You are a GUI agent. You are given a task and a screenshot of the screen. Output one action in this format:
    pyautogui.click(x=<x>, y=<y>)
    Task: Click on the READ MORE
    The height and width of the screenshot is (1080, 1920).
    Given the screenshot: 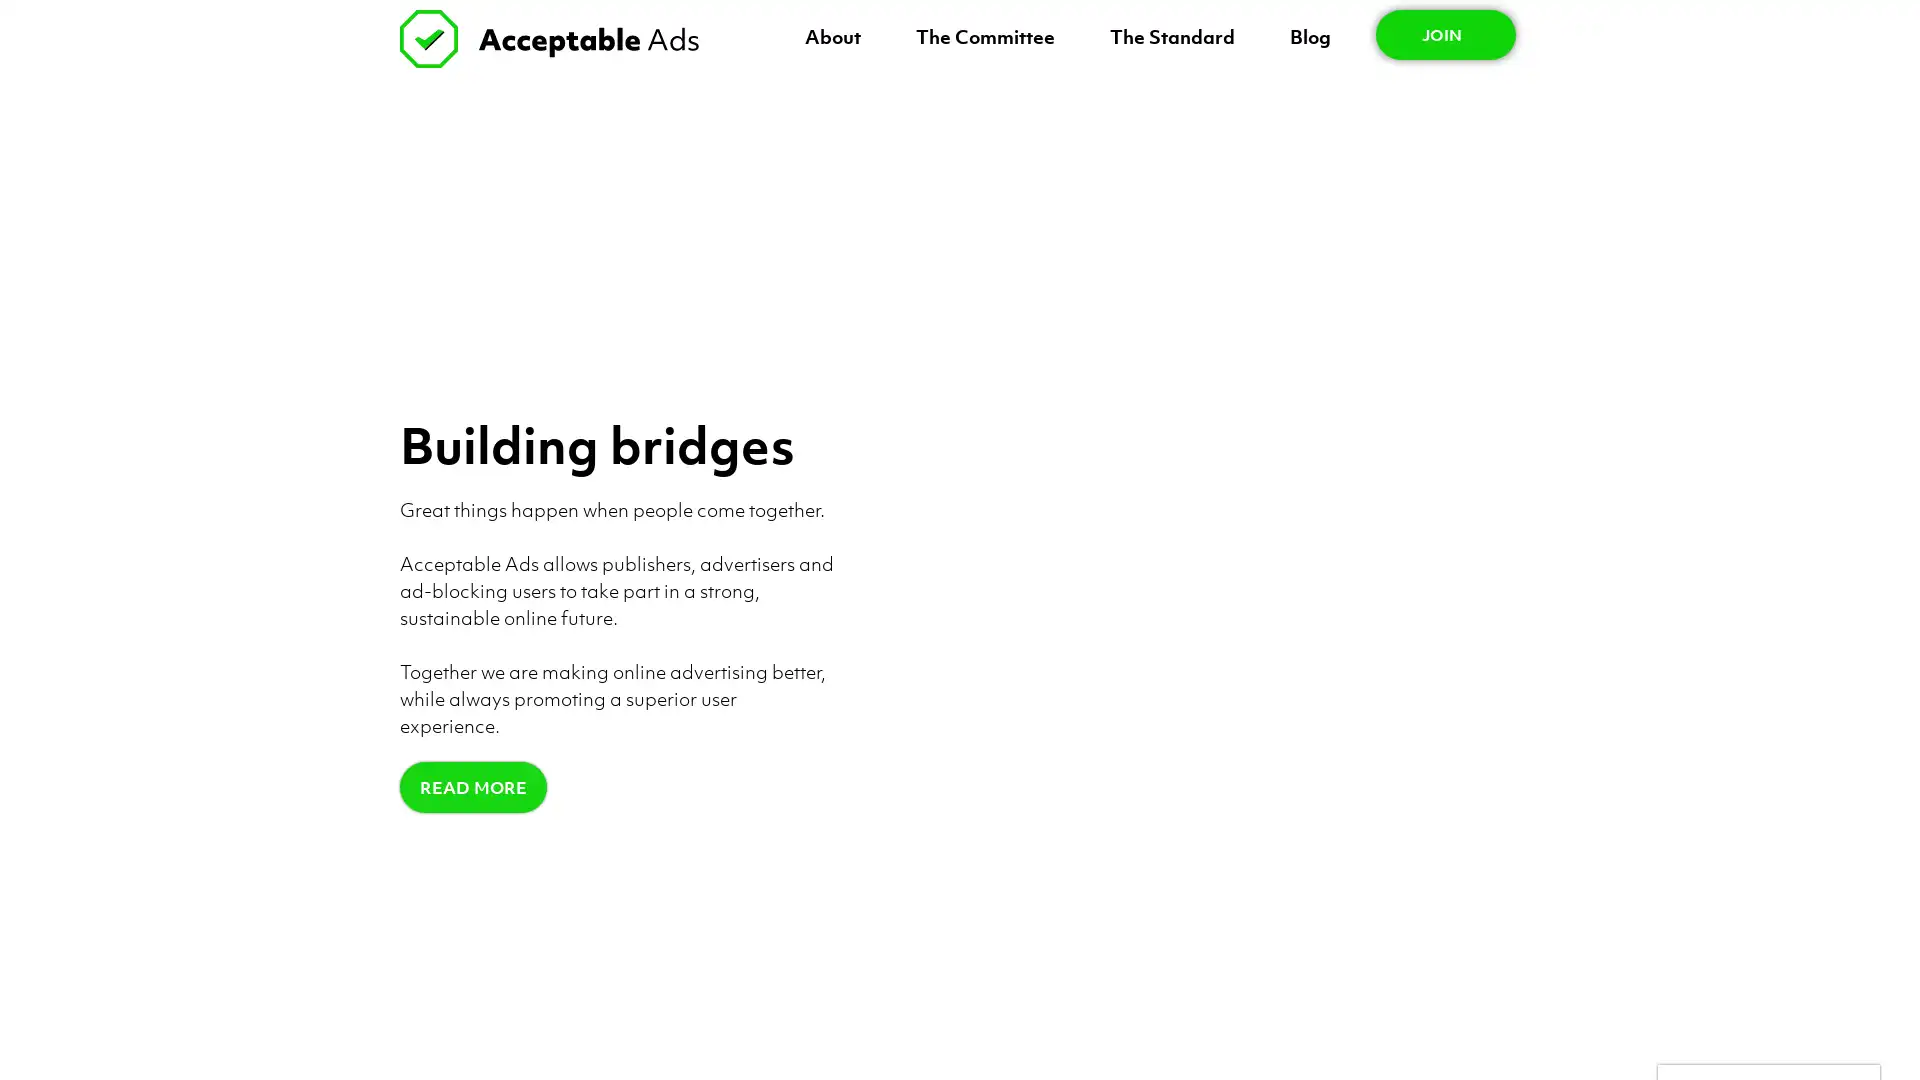 What is the action you would take?
    pyautogui.click(x=472, y=785)
    